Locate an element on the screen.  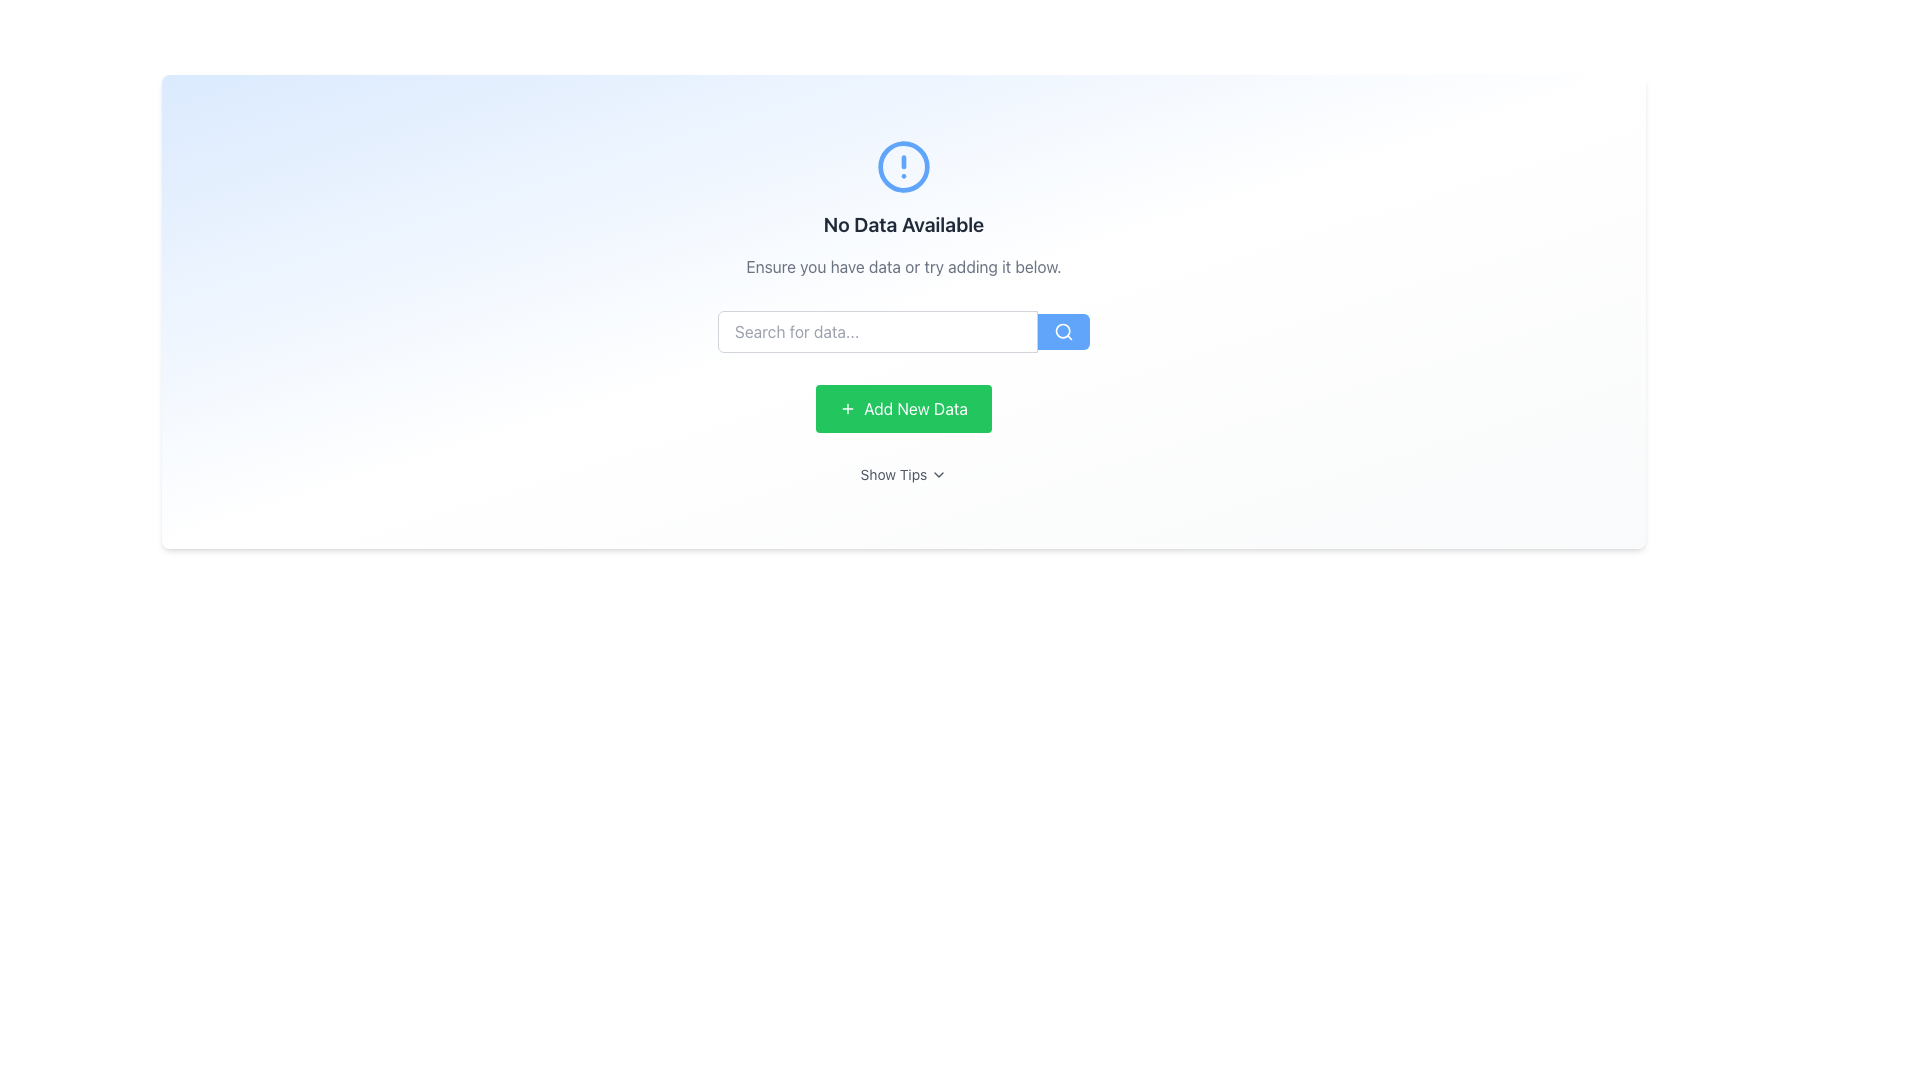
accessibility compliance of the Text label that provides guidance below 'No Data Available' and above the search bar is located at coordinates (902, 265).